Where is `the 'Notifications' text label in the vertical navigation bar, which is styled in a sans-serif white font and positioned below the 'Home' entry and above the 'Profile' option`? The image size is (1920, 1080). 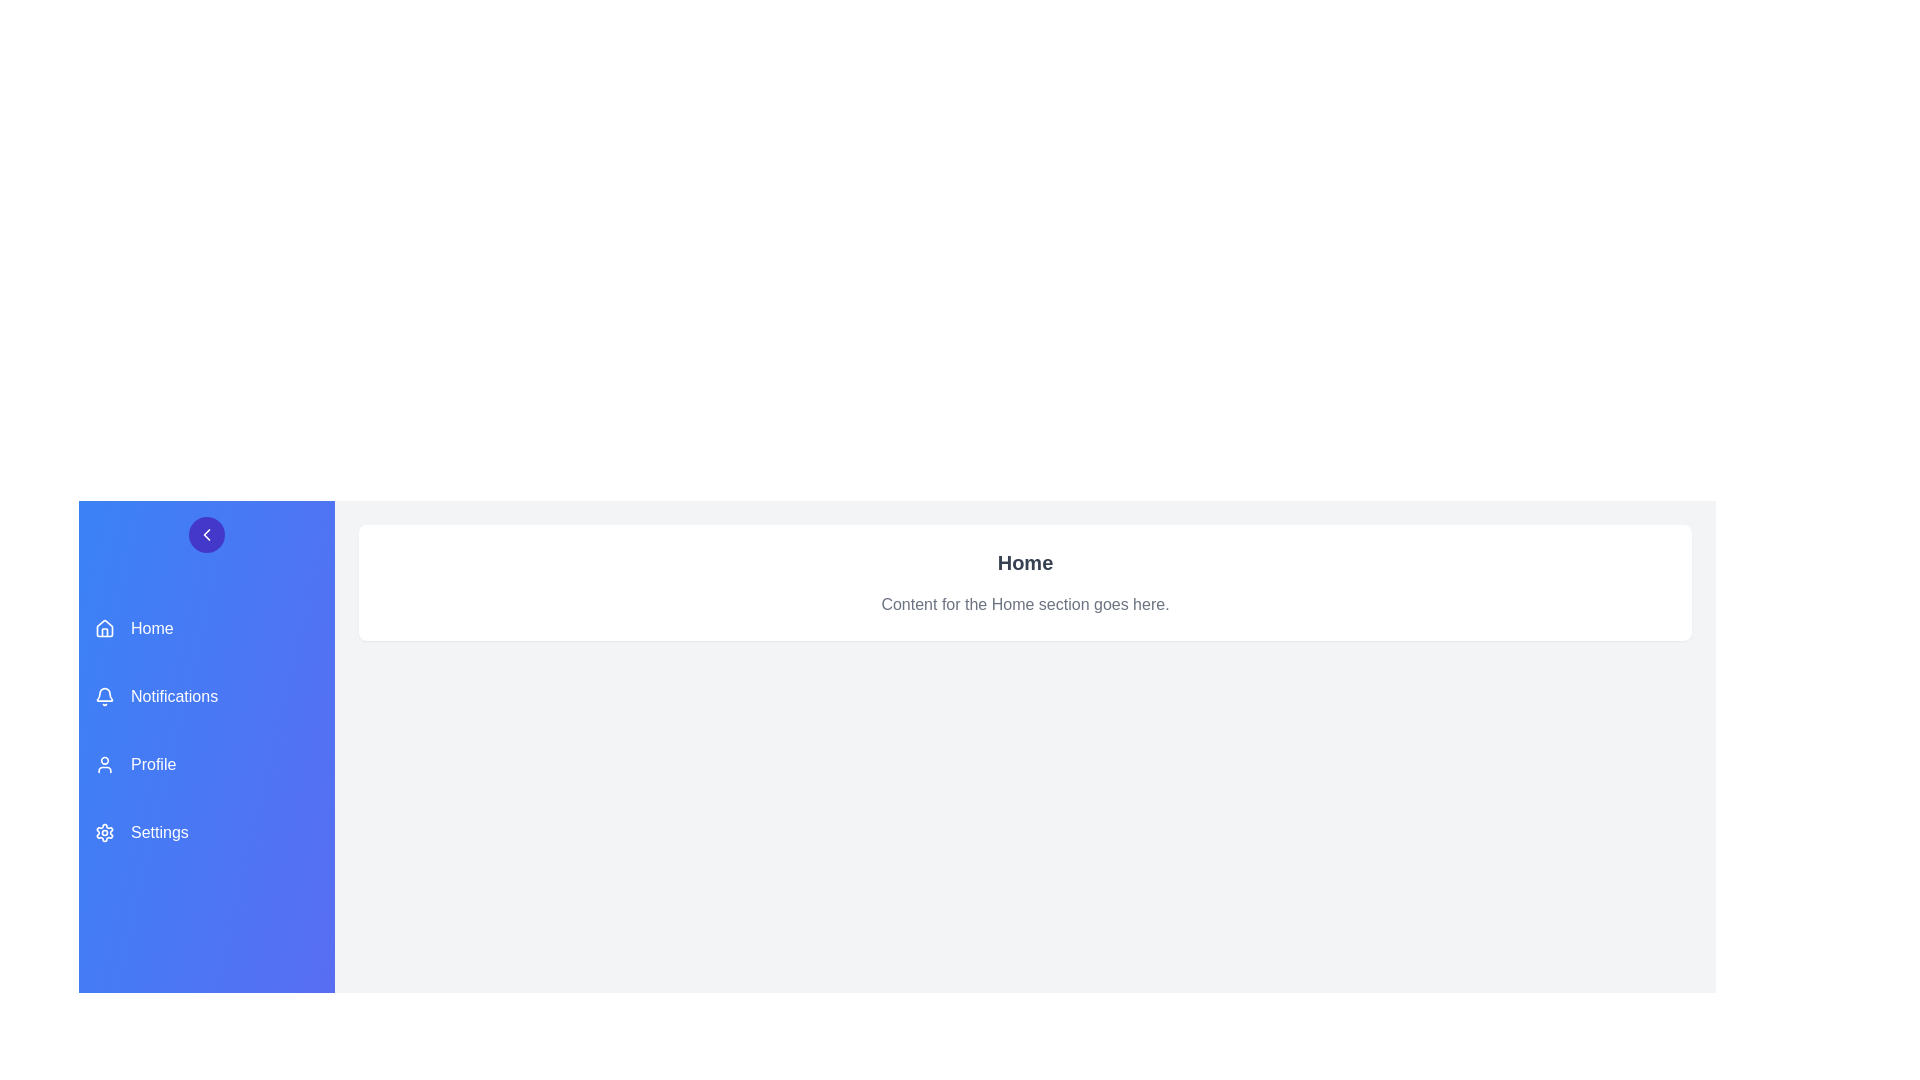
the 'Notifications' text label in the vertical navigation bar, which is styled in a sans-serif white font and positioned below the 'Home' entry and above the 'Profile' option is located at coordinates (174, 696).